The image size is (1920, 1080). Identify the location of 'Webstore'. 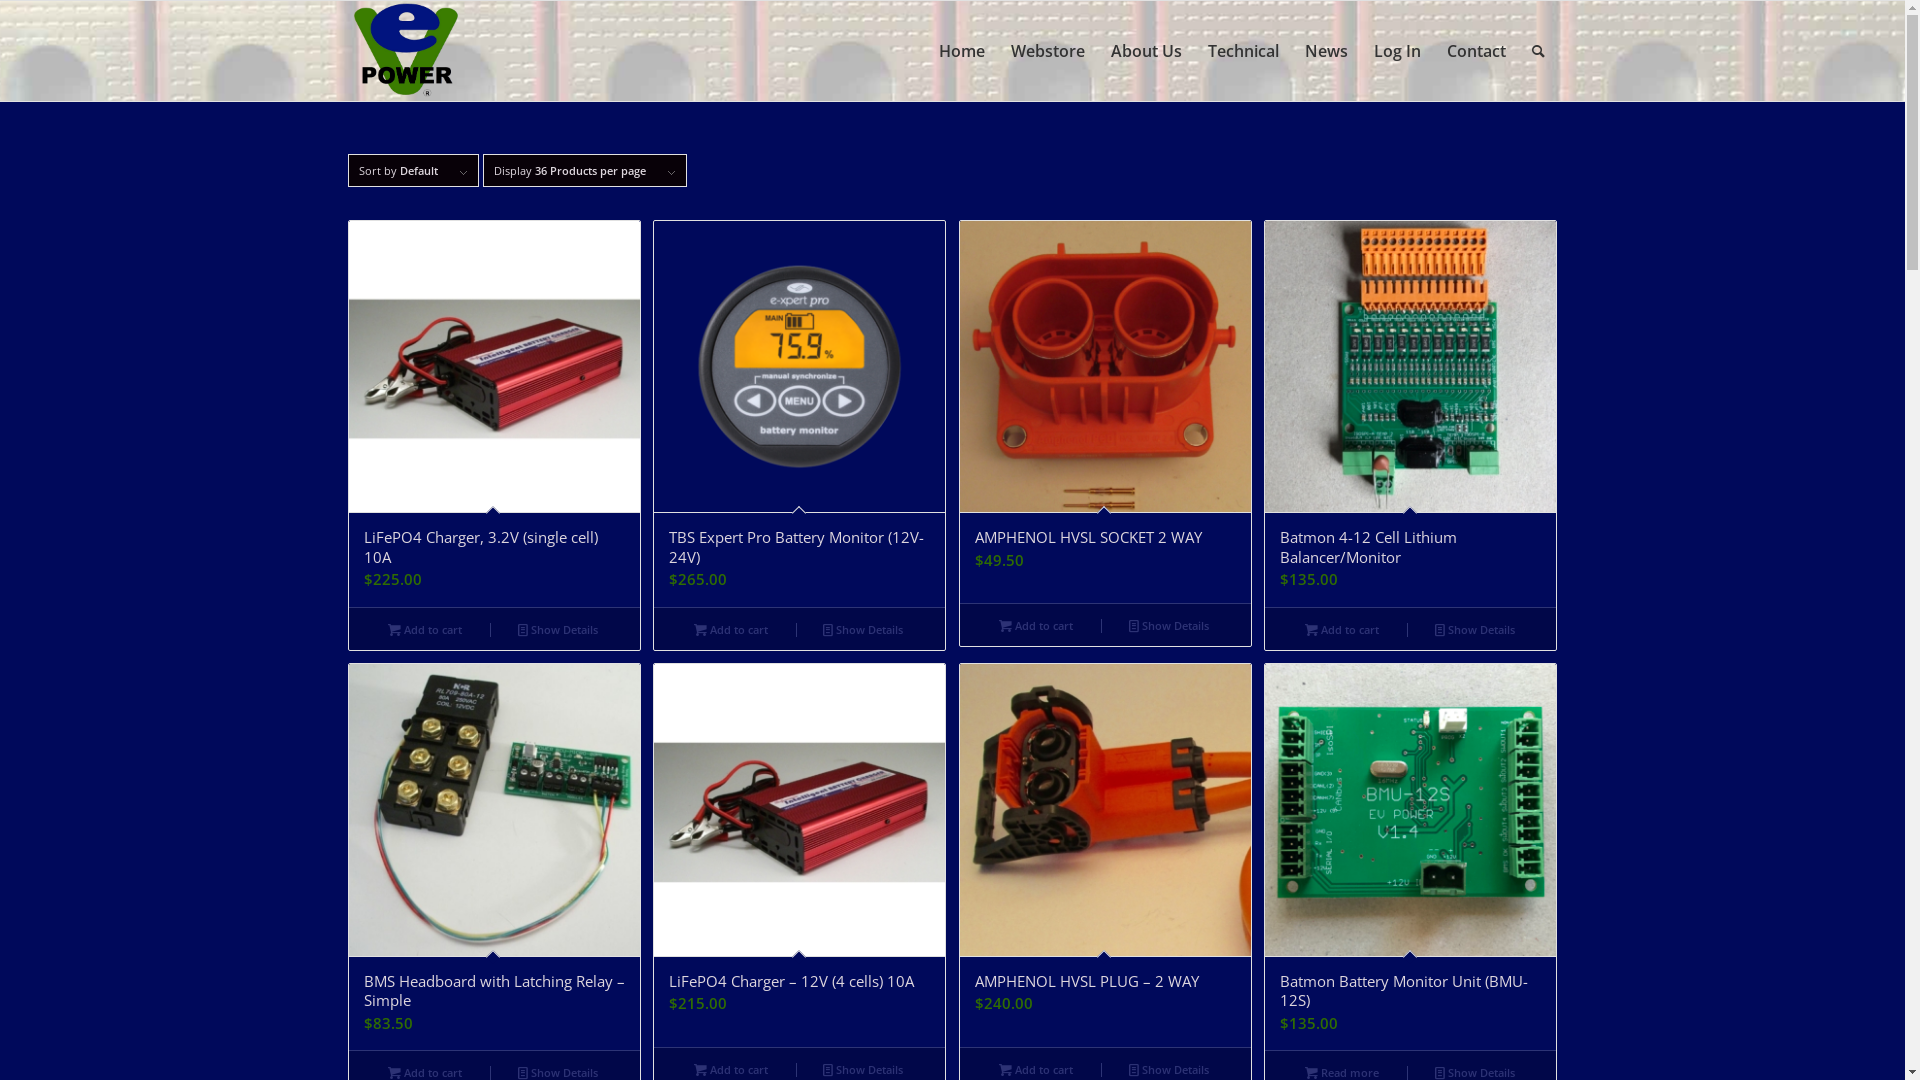
(1046, 49).